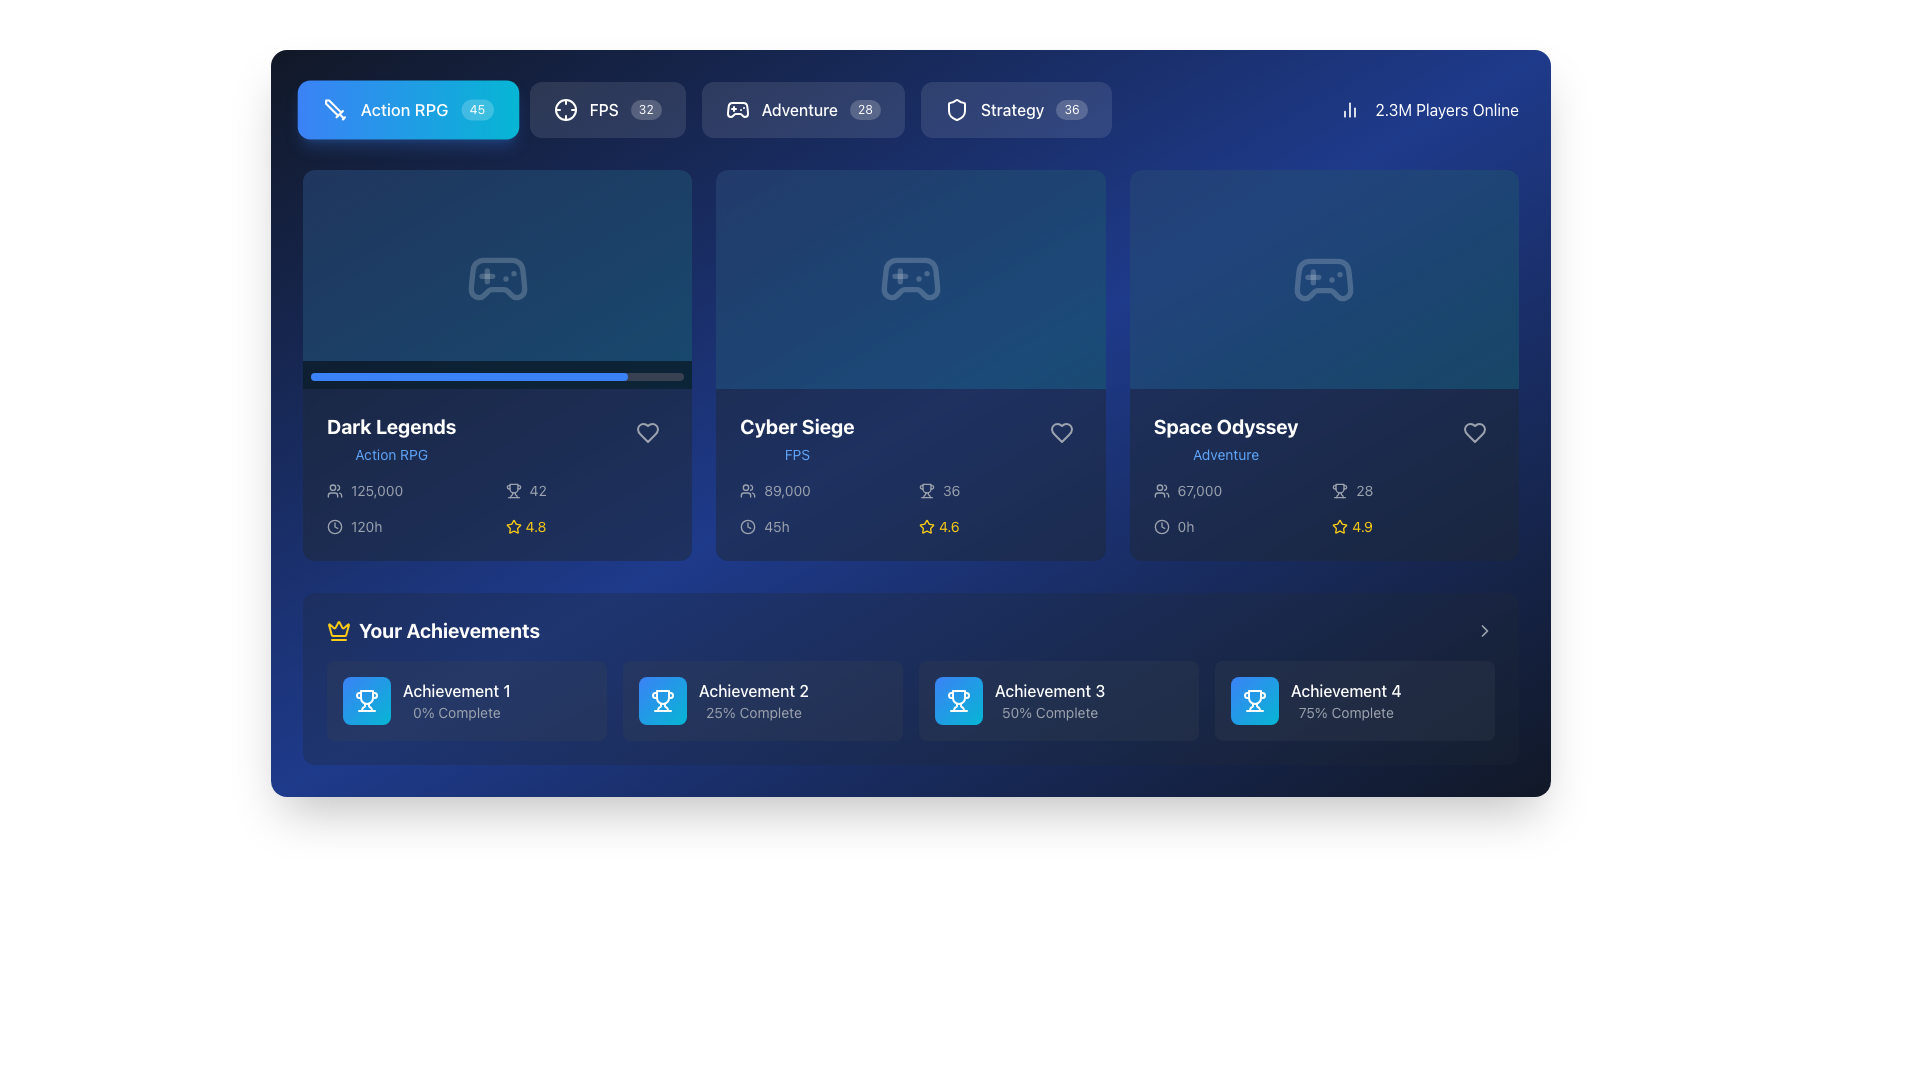  I want to click on the circular SVG shape that forms the boundary of the clock icon located at the bottom section of the interface, so click(335, 524).